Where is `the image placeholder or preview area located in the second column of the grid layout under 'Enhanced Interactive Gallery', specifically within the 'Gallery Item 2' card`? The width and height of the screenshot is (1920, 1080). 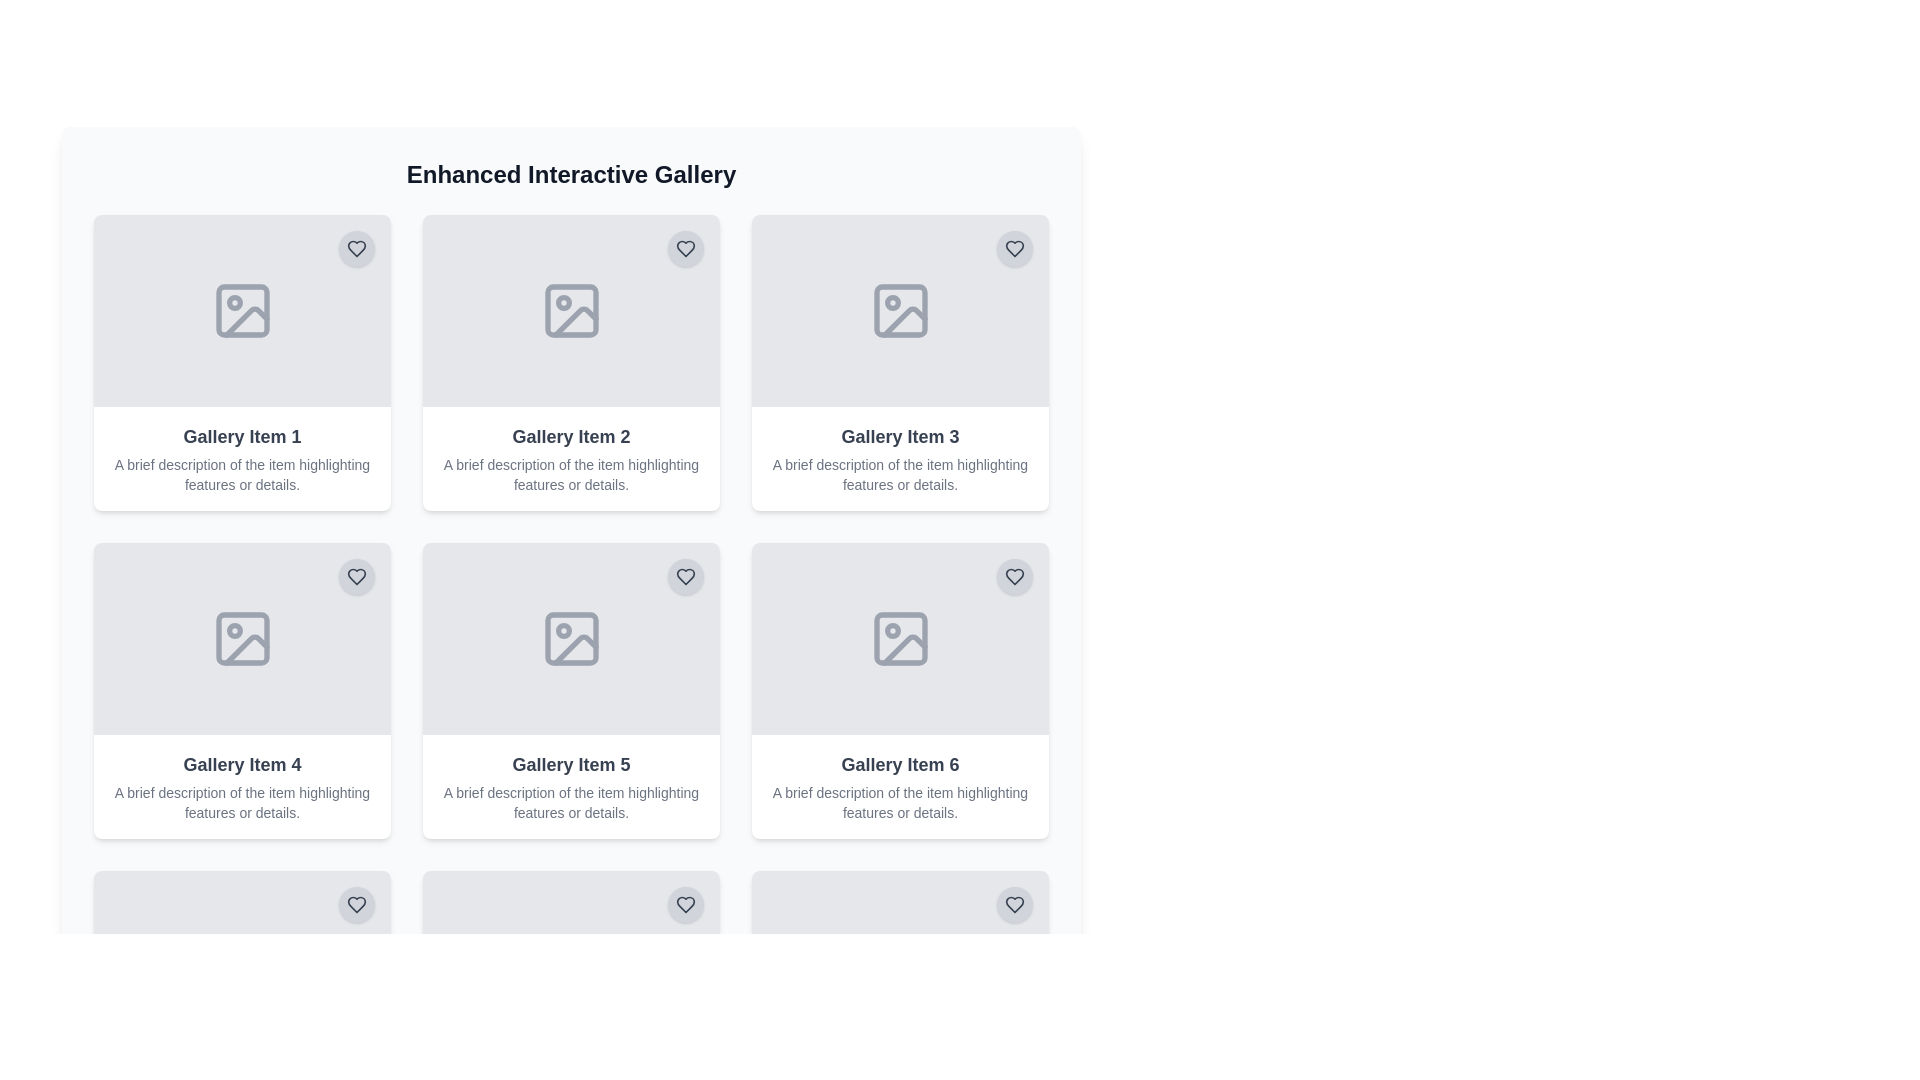
the image placeholder or preview area located in the second column of the grid layout under 'Enhanced Interactive Gallery', specifically within the 'Gallery Item 2' card is located at coordinates (570, 311).